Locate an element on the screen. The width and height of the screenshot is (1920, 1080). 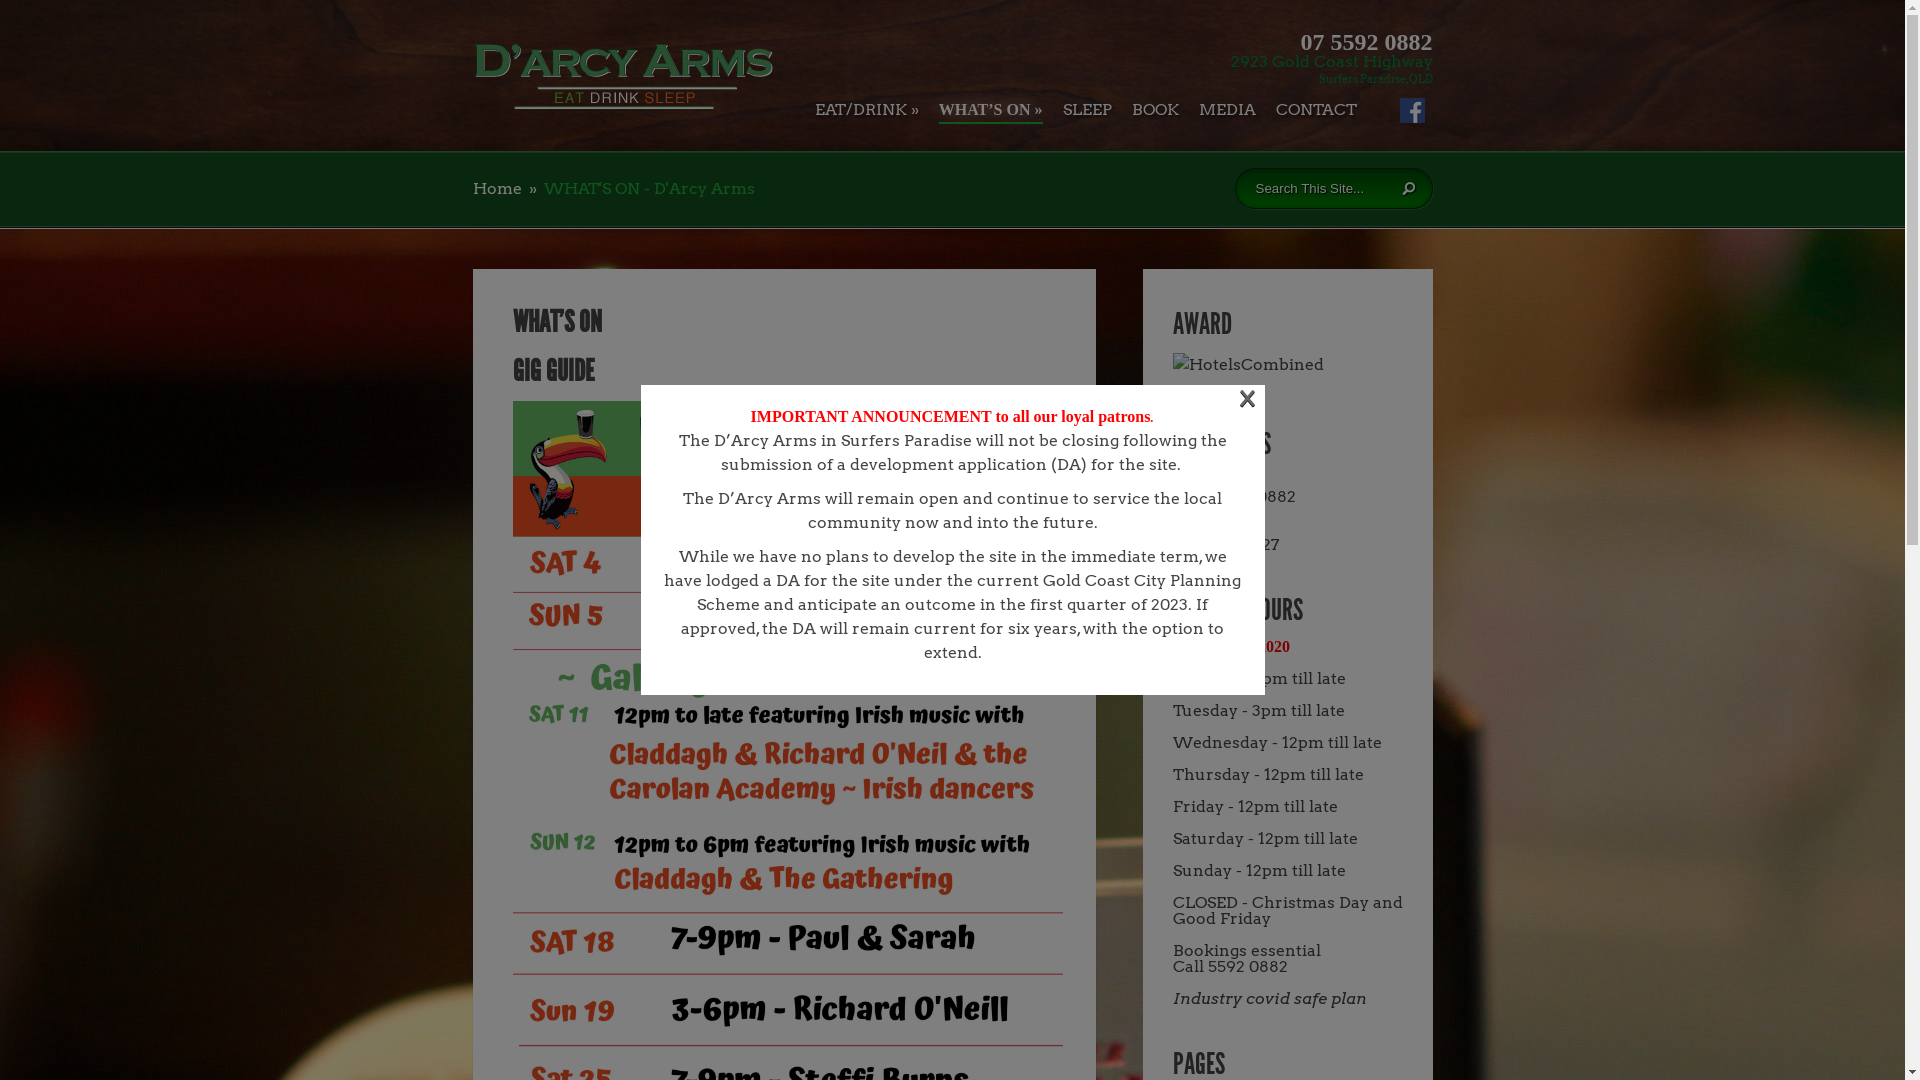
'Home' is located at coordinates (496, 188).